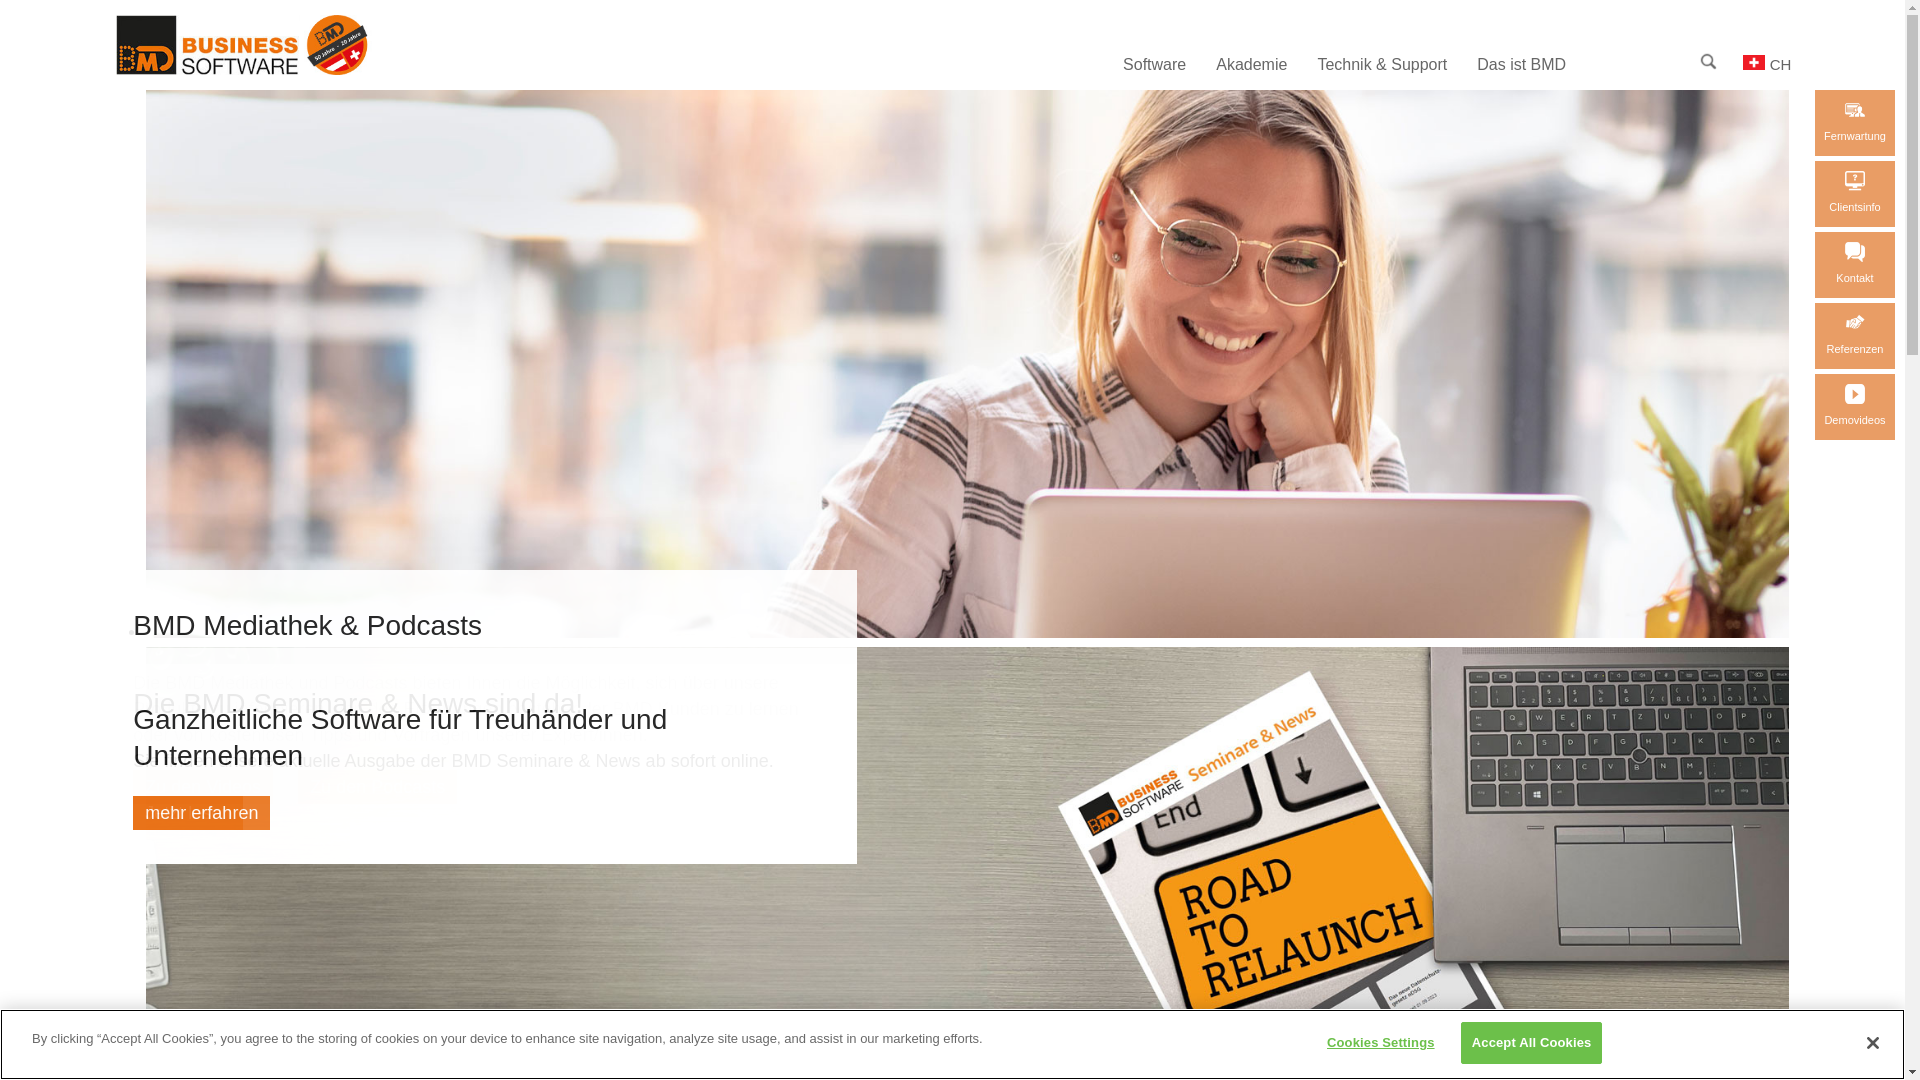  What do you see at coordinates (275, 68) in the screenshot?
I see `'BMD Schweiz AG'` at bounding box center [275, 68].